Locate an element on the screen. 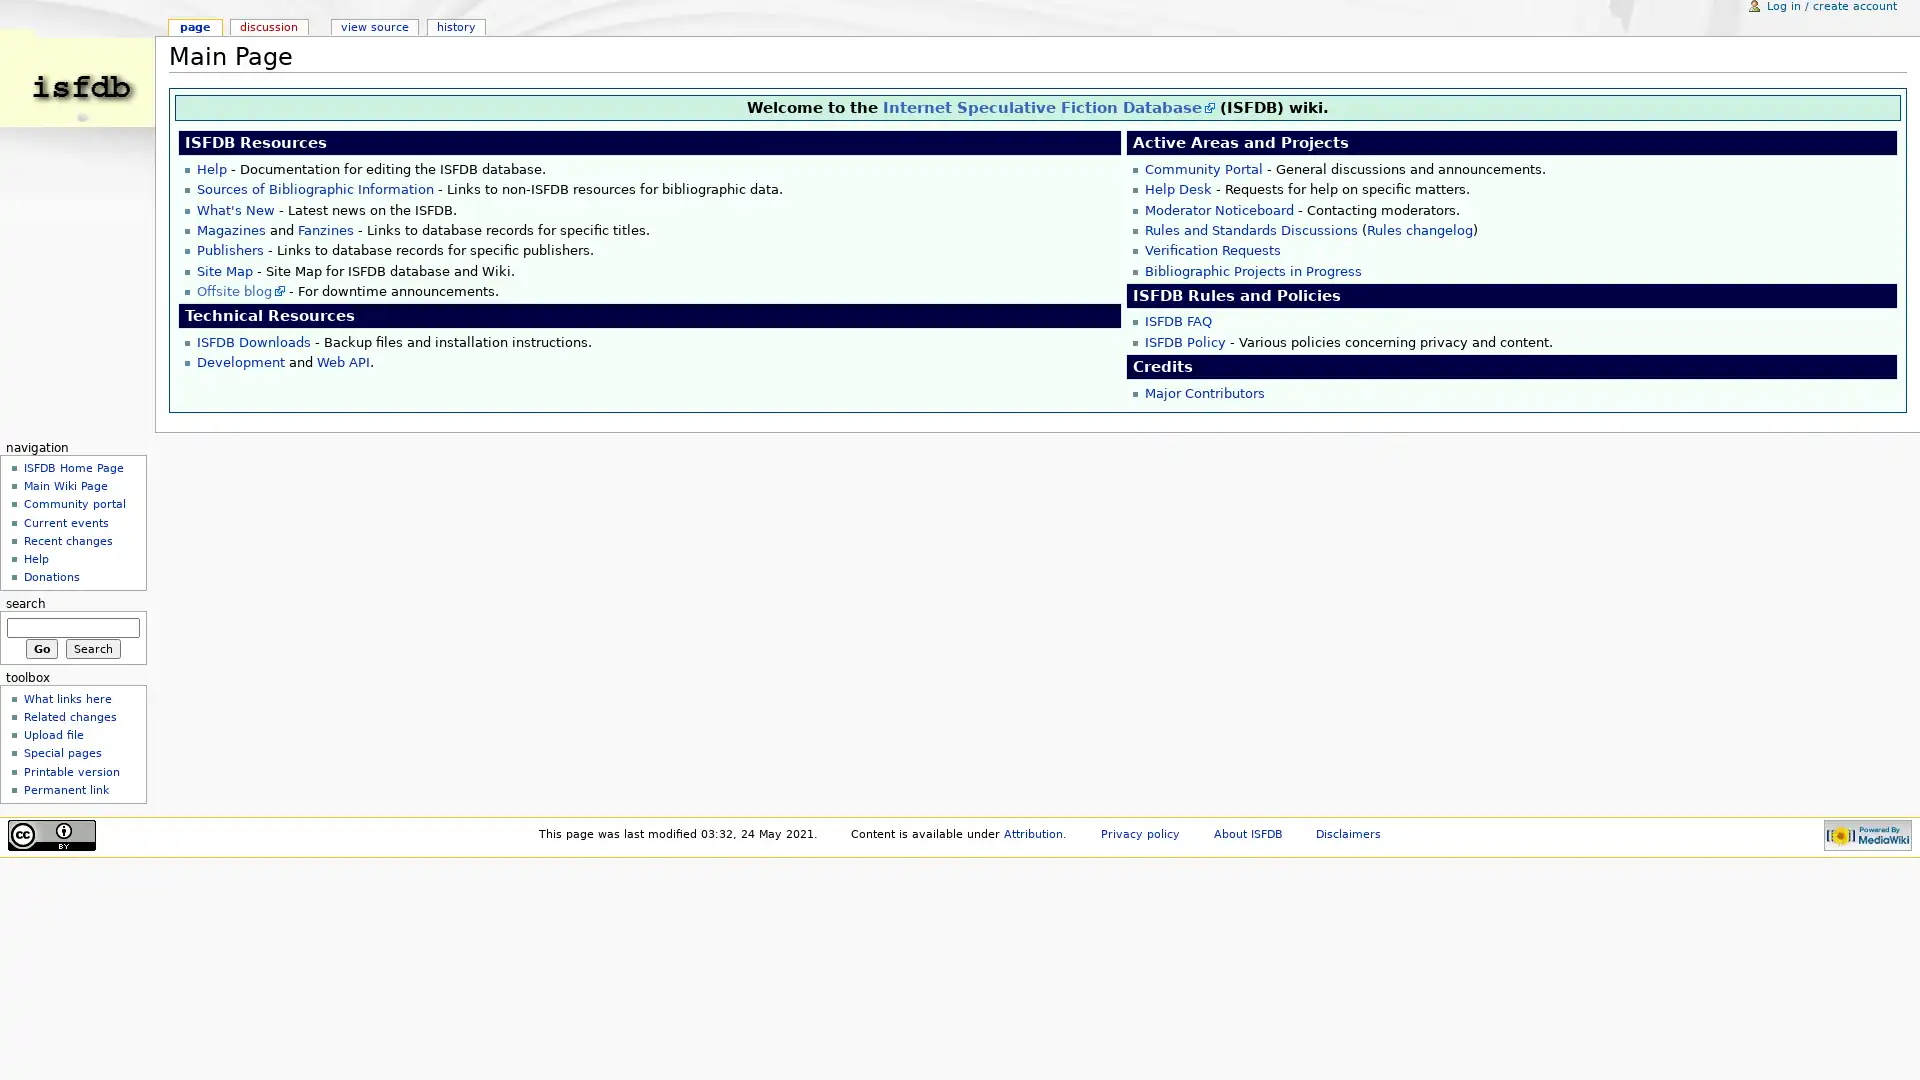  Go is located at coordinates (41, 648).